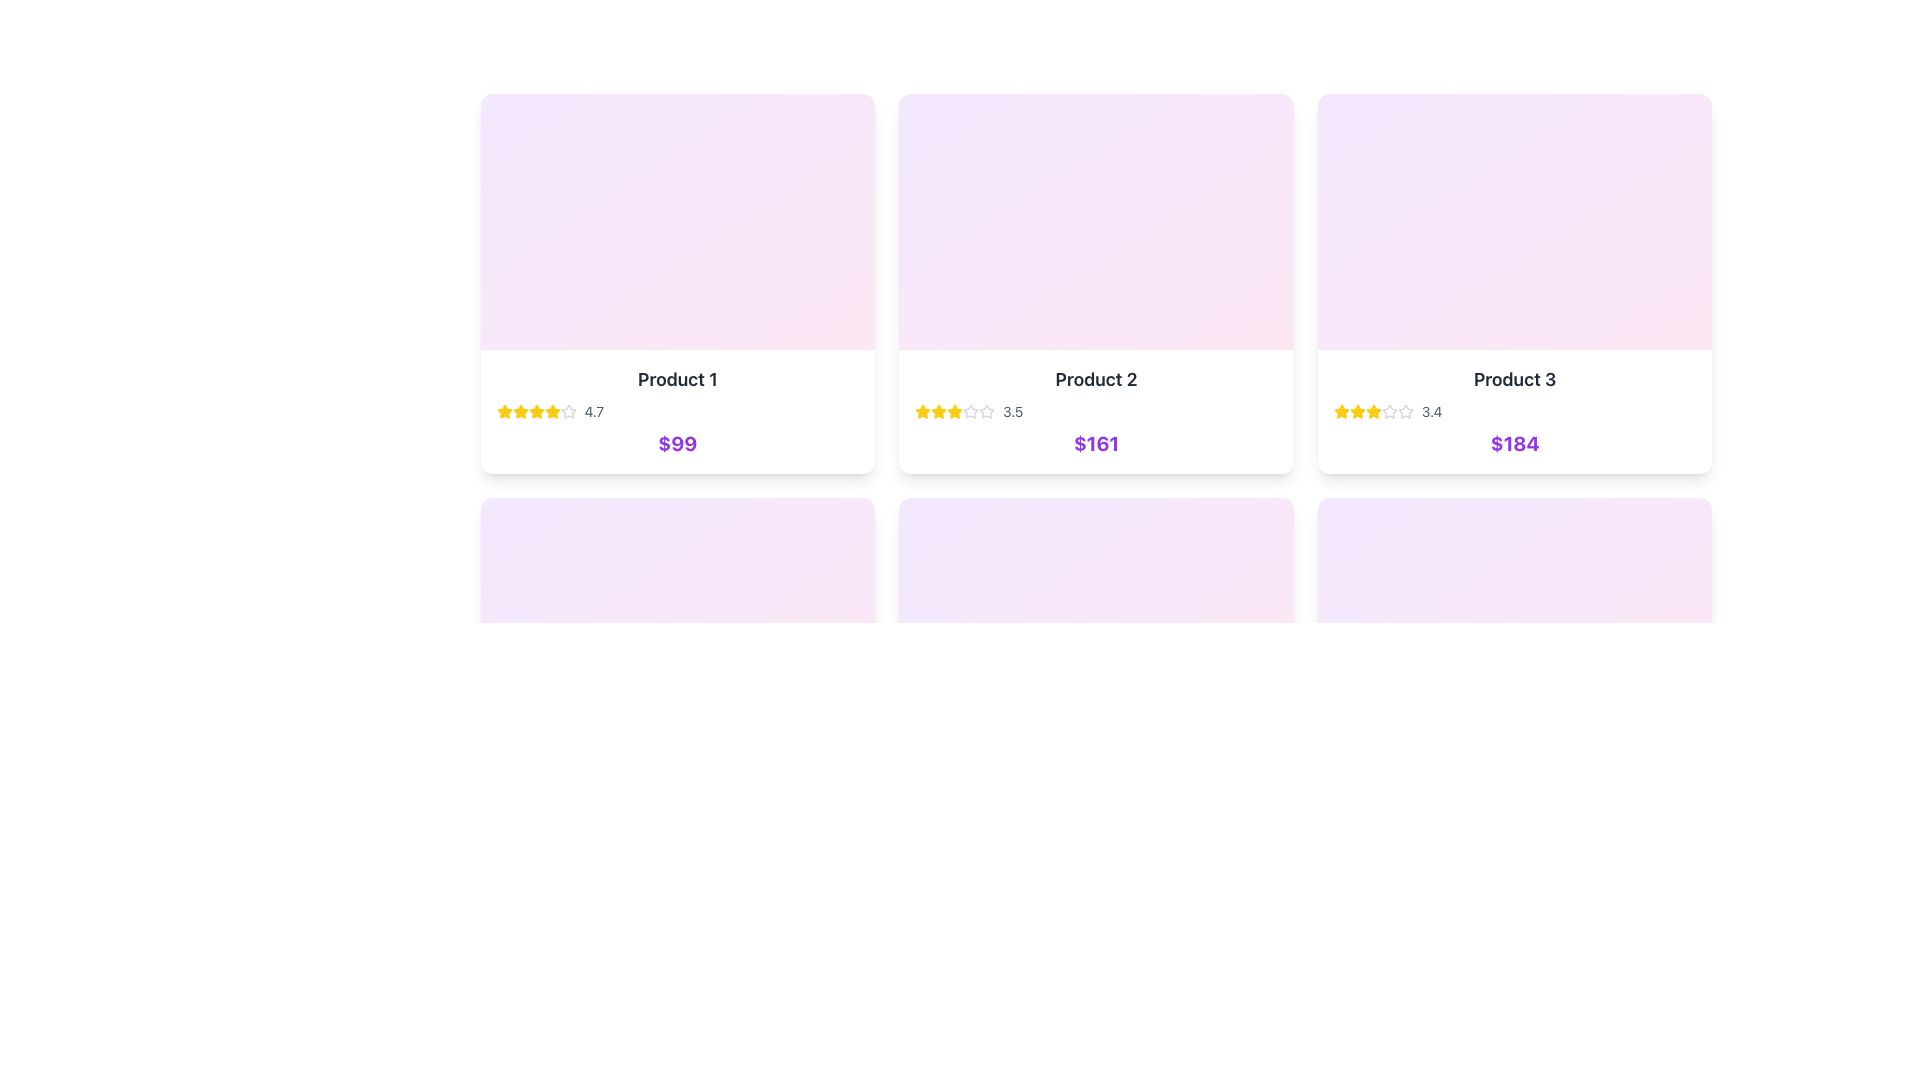 The height and width of the screenshot is (1080, 1920). What do you see at coordinates (1372, 410) in the screenshot?
I see `the second star icon in the rating section of the 'Product 3' card, which is a five-pointed yellow star with a filled center` at bounding box center [1372, 410].